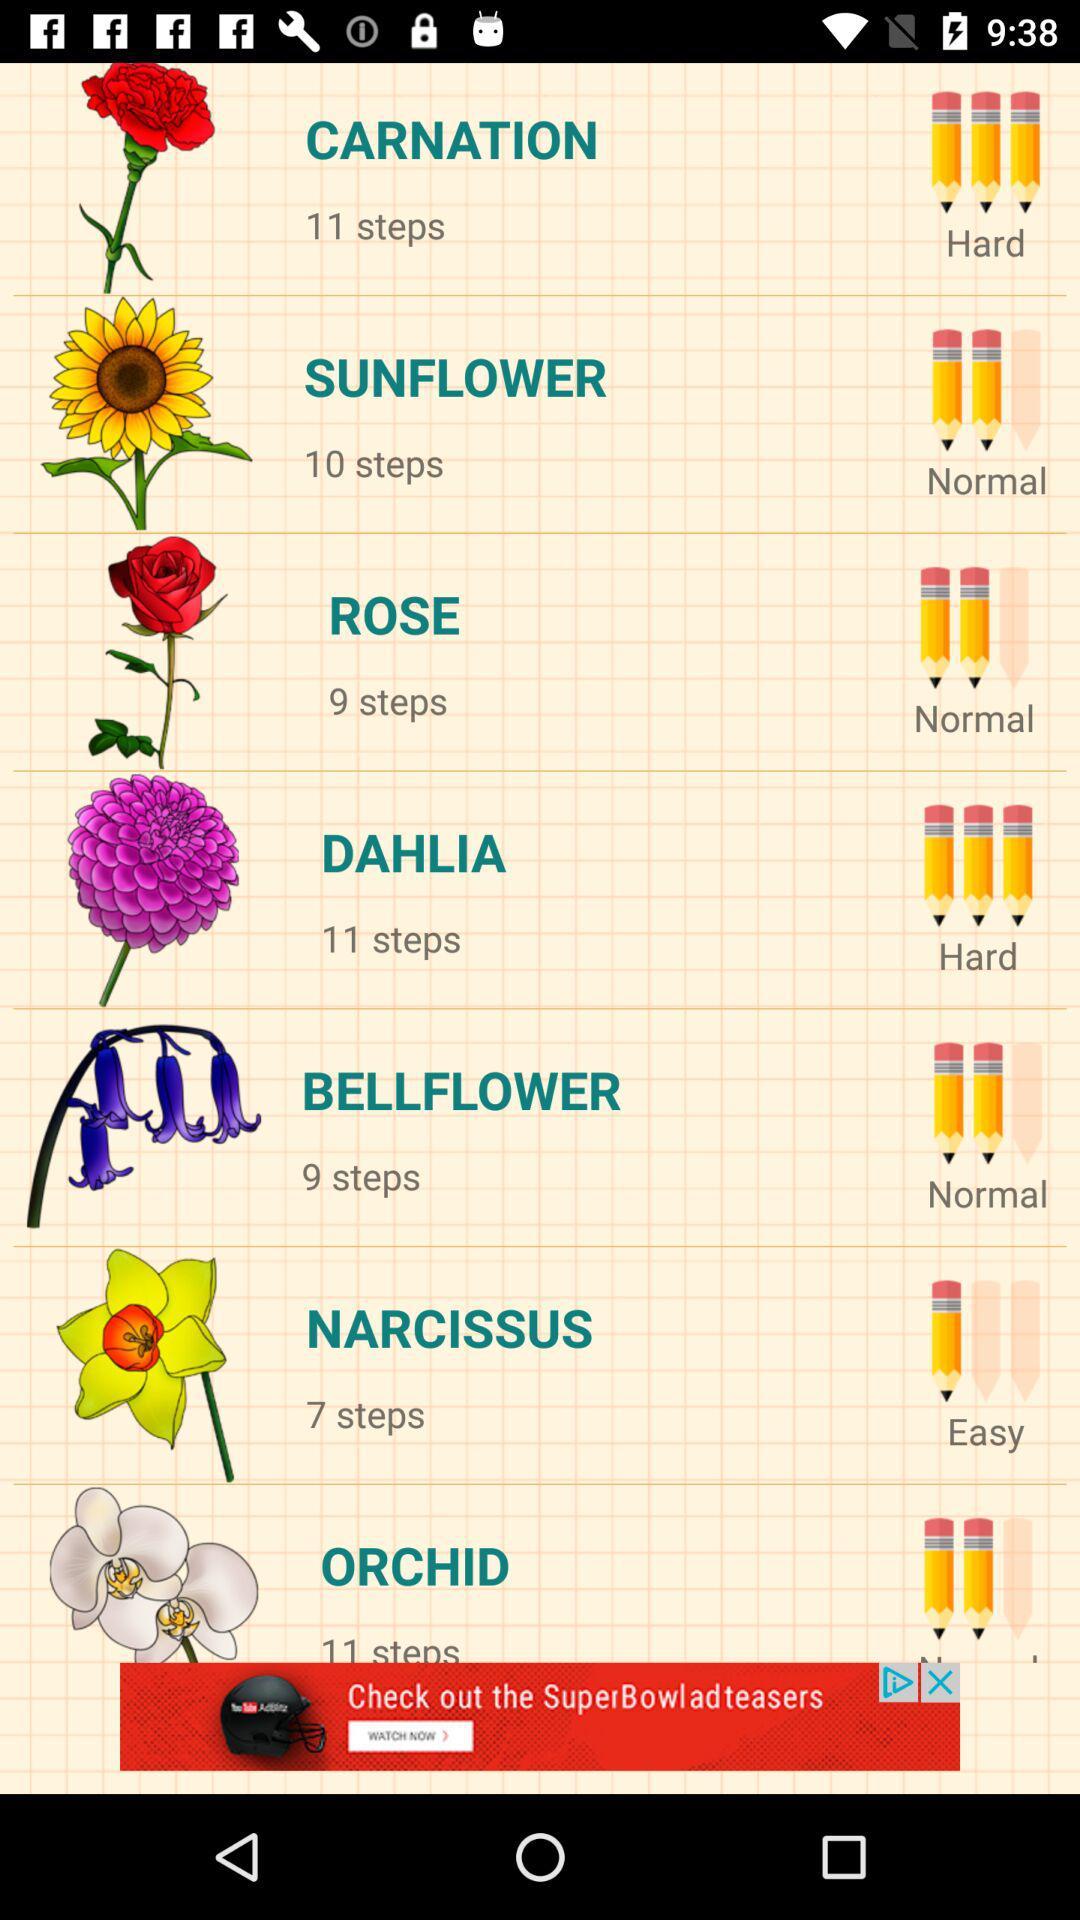 This screenshot has height=1920, width=1080. Describe the element at coordinates (540, 1727) in the screenshot. I see `advertisement page` at that location.